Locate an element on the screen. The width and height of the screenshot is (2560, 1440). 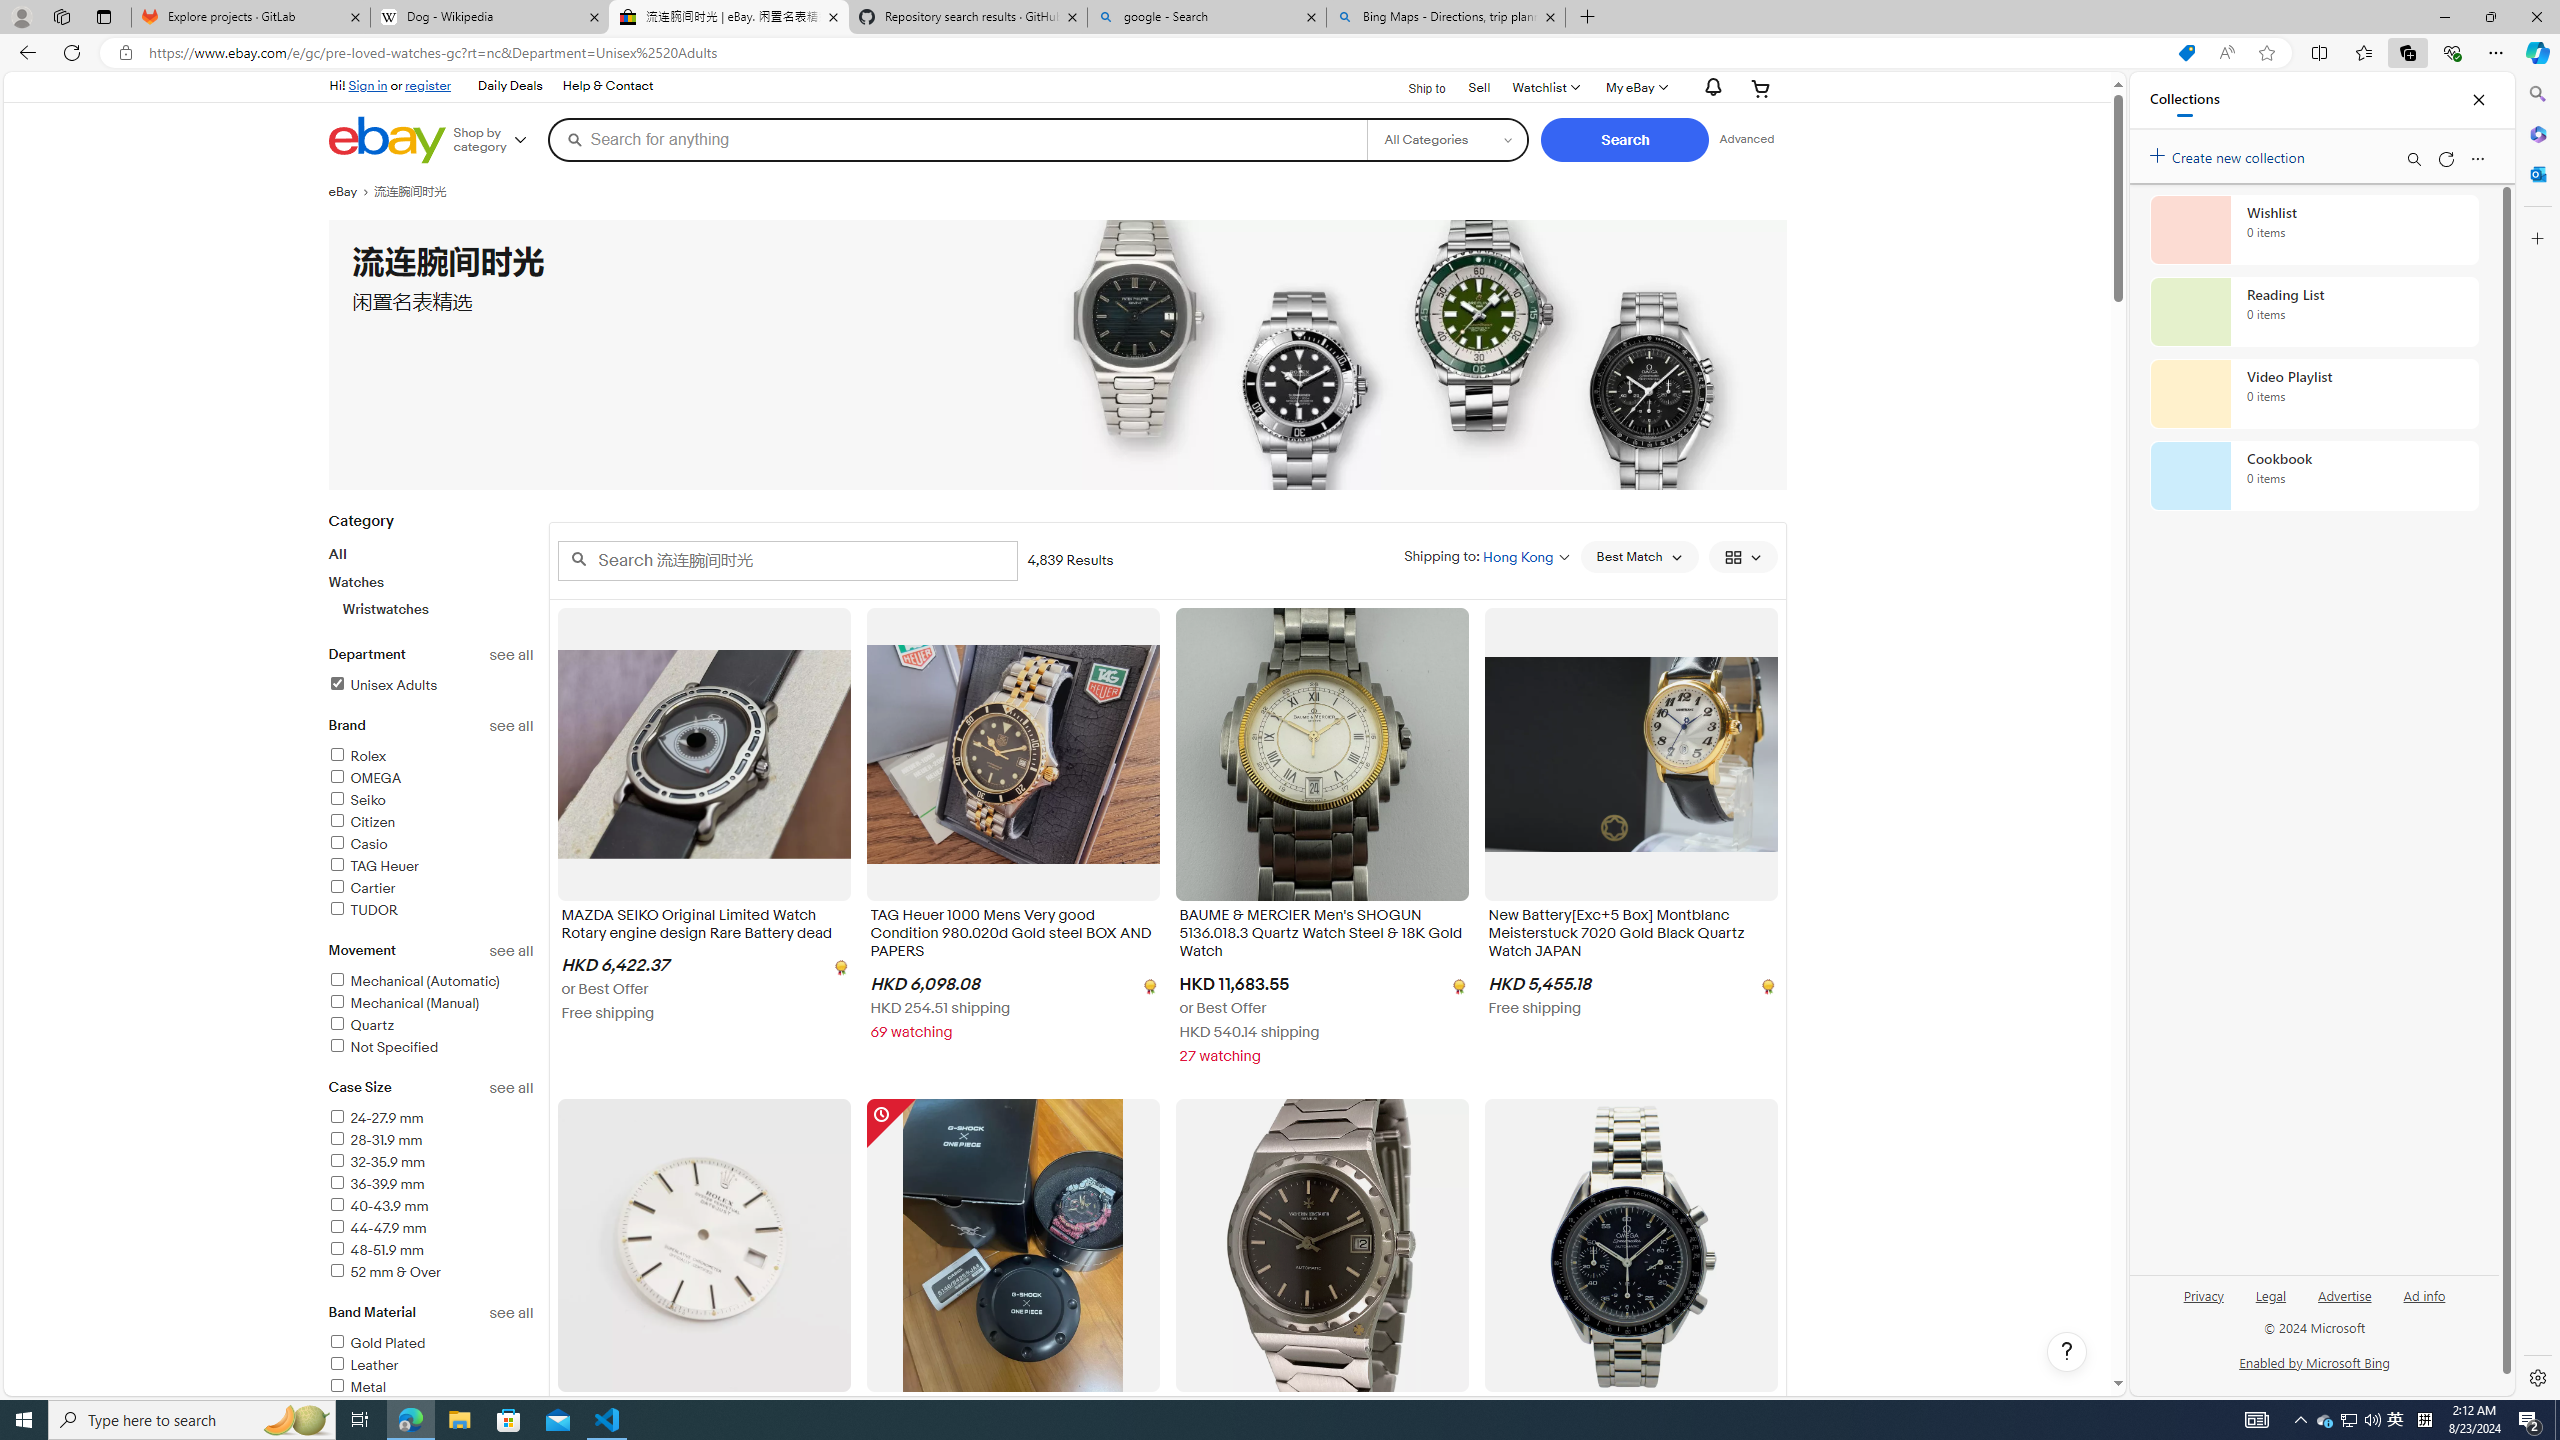
'Cartier' is located at coordinates (362, 888).